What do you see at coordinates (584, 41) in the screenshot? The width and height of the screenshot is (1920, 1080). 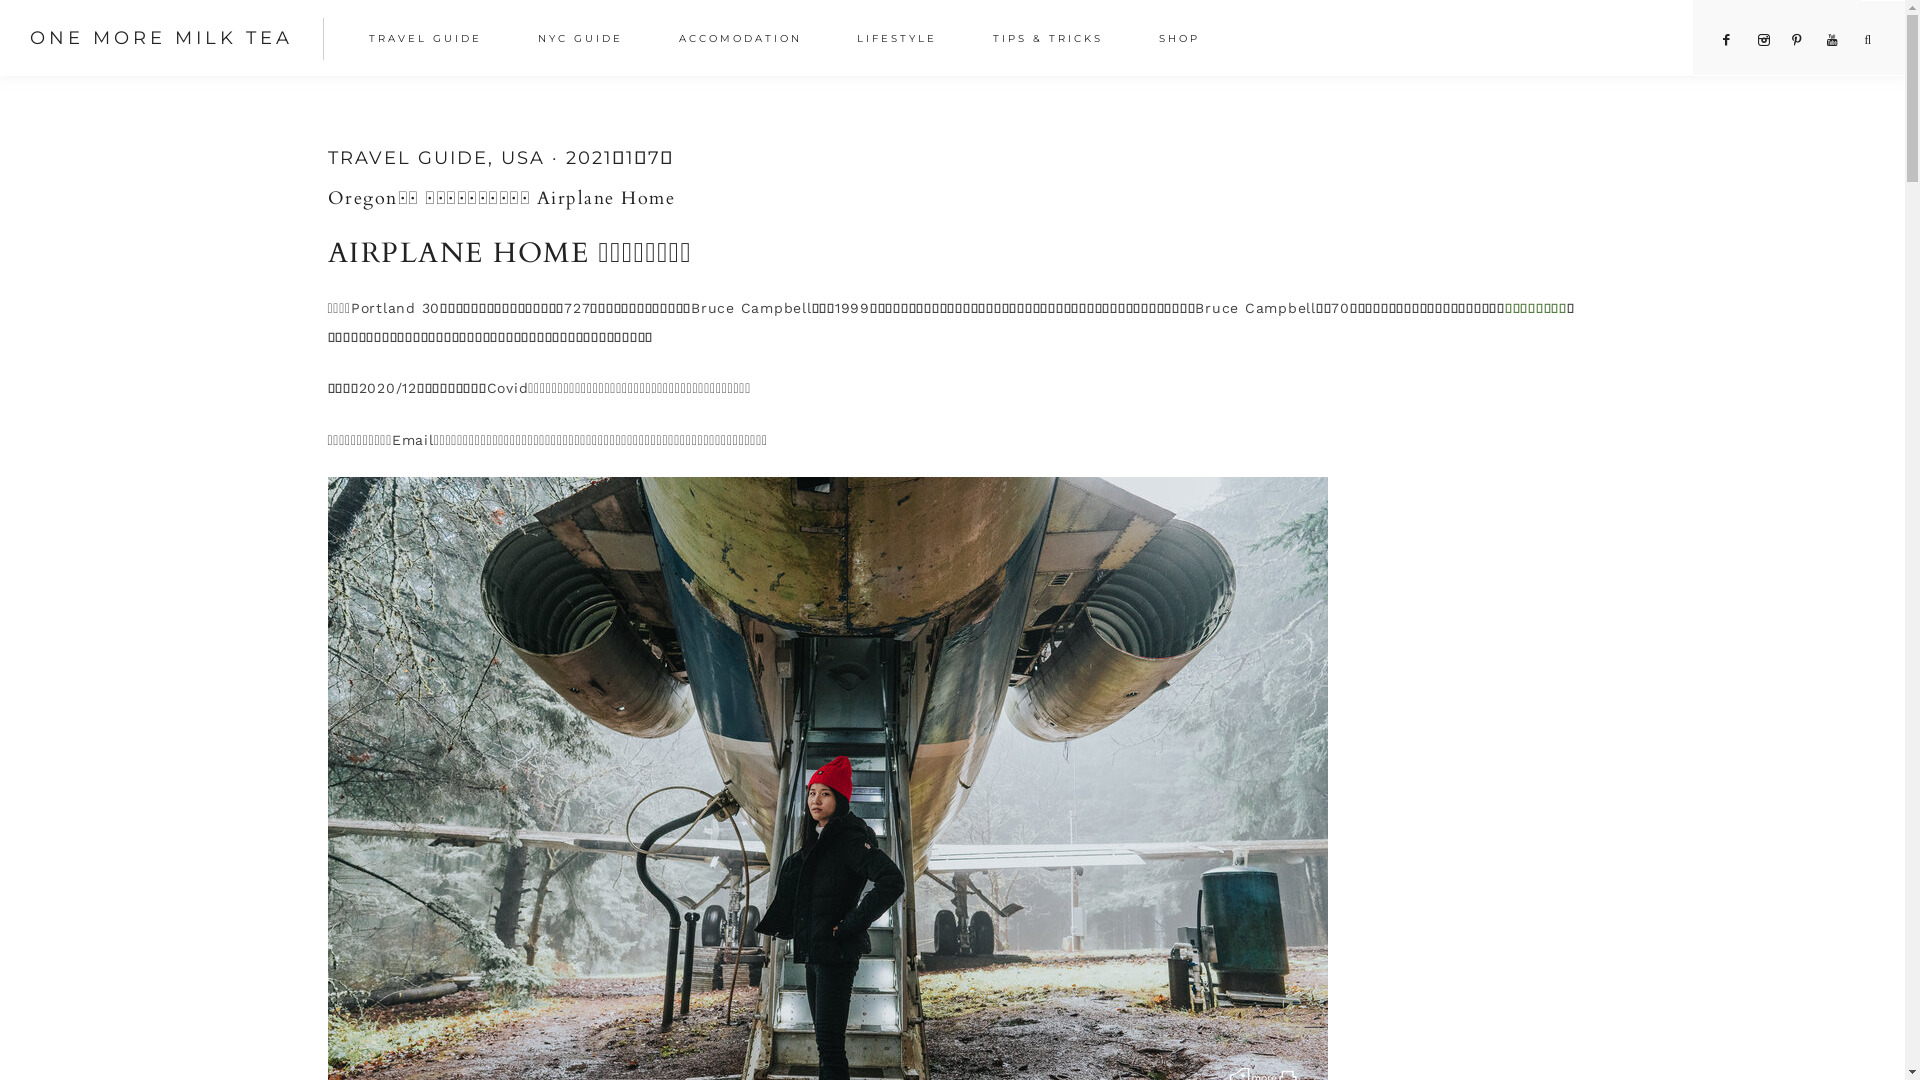 I see `'NYC GUIDE'` at bounding box center [584, 41].